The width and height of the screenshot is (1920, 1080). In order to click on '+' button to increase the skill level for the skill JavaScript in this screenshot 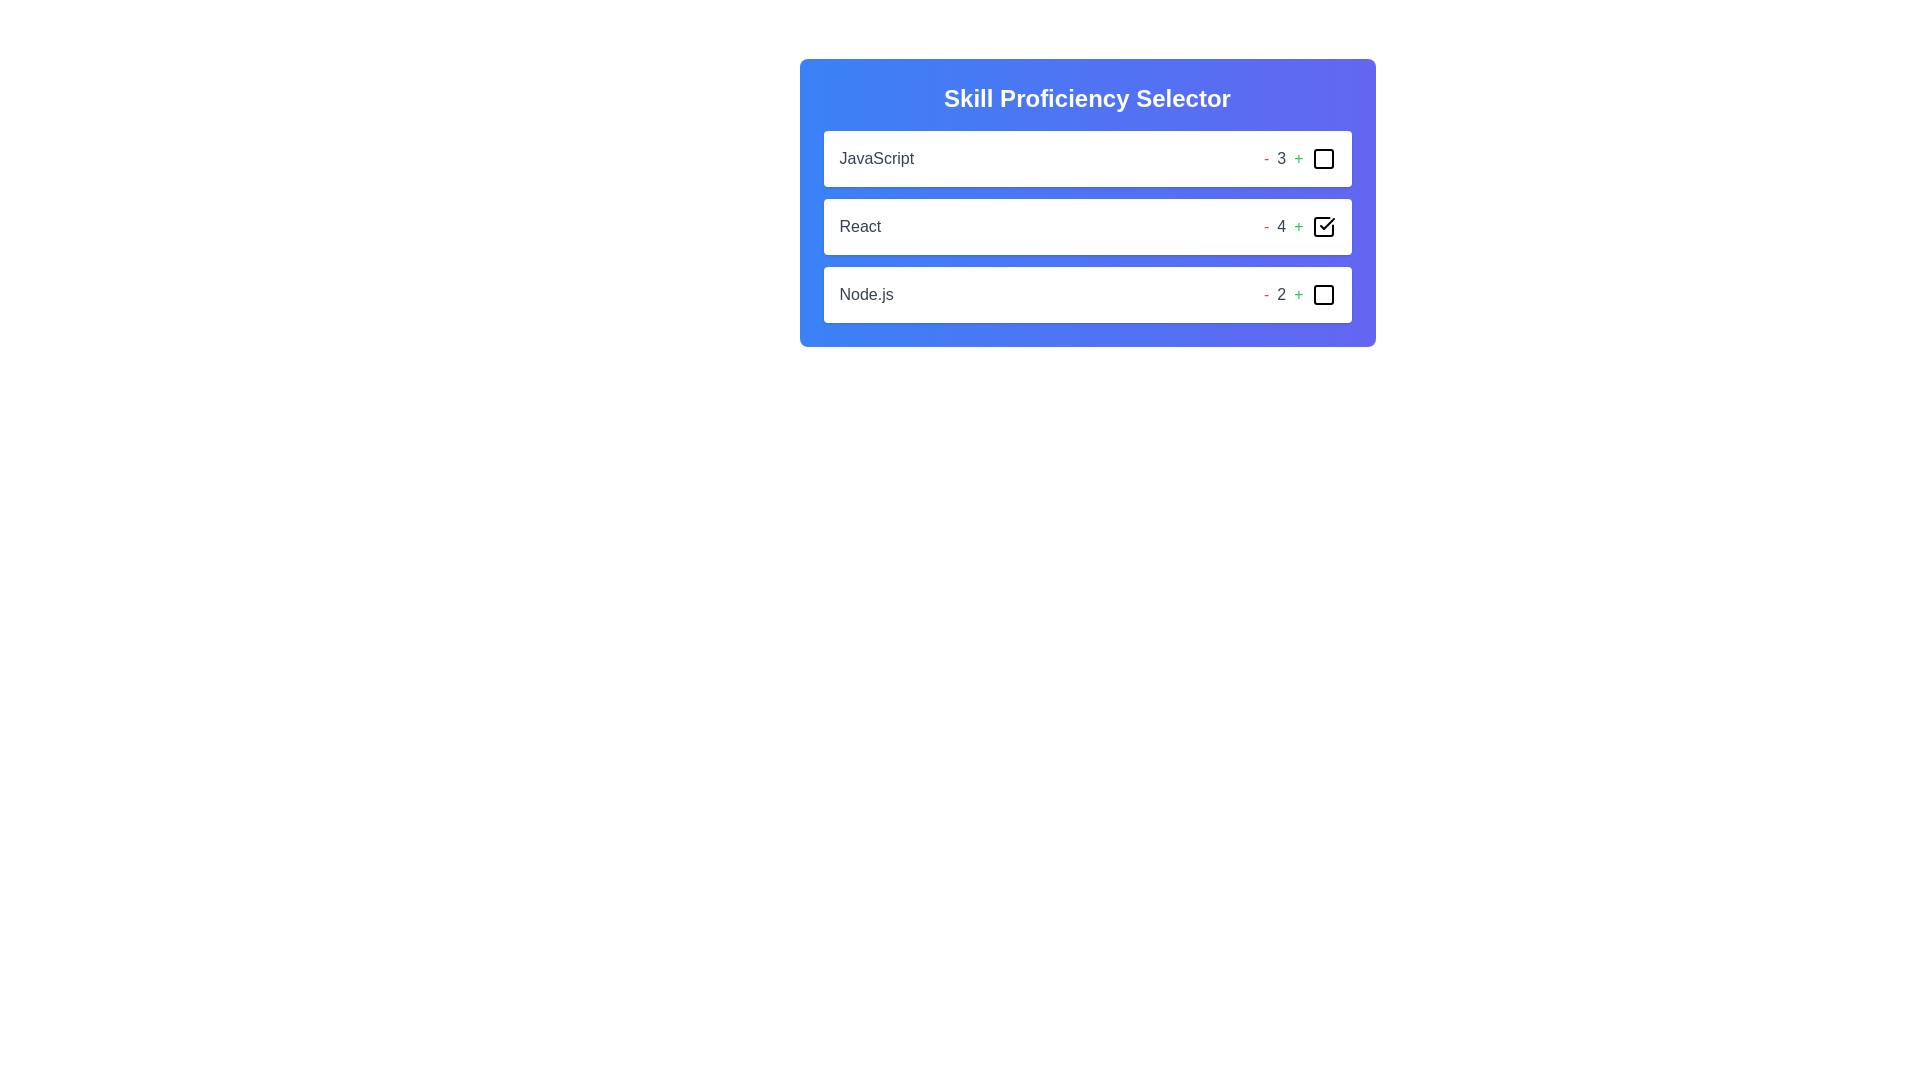, I will do `click(1298, 157)`.